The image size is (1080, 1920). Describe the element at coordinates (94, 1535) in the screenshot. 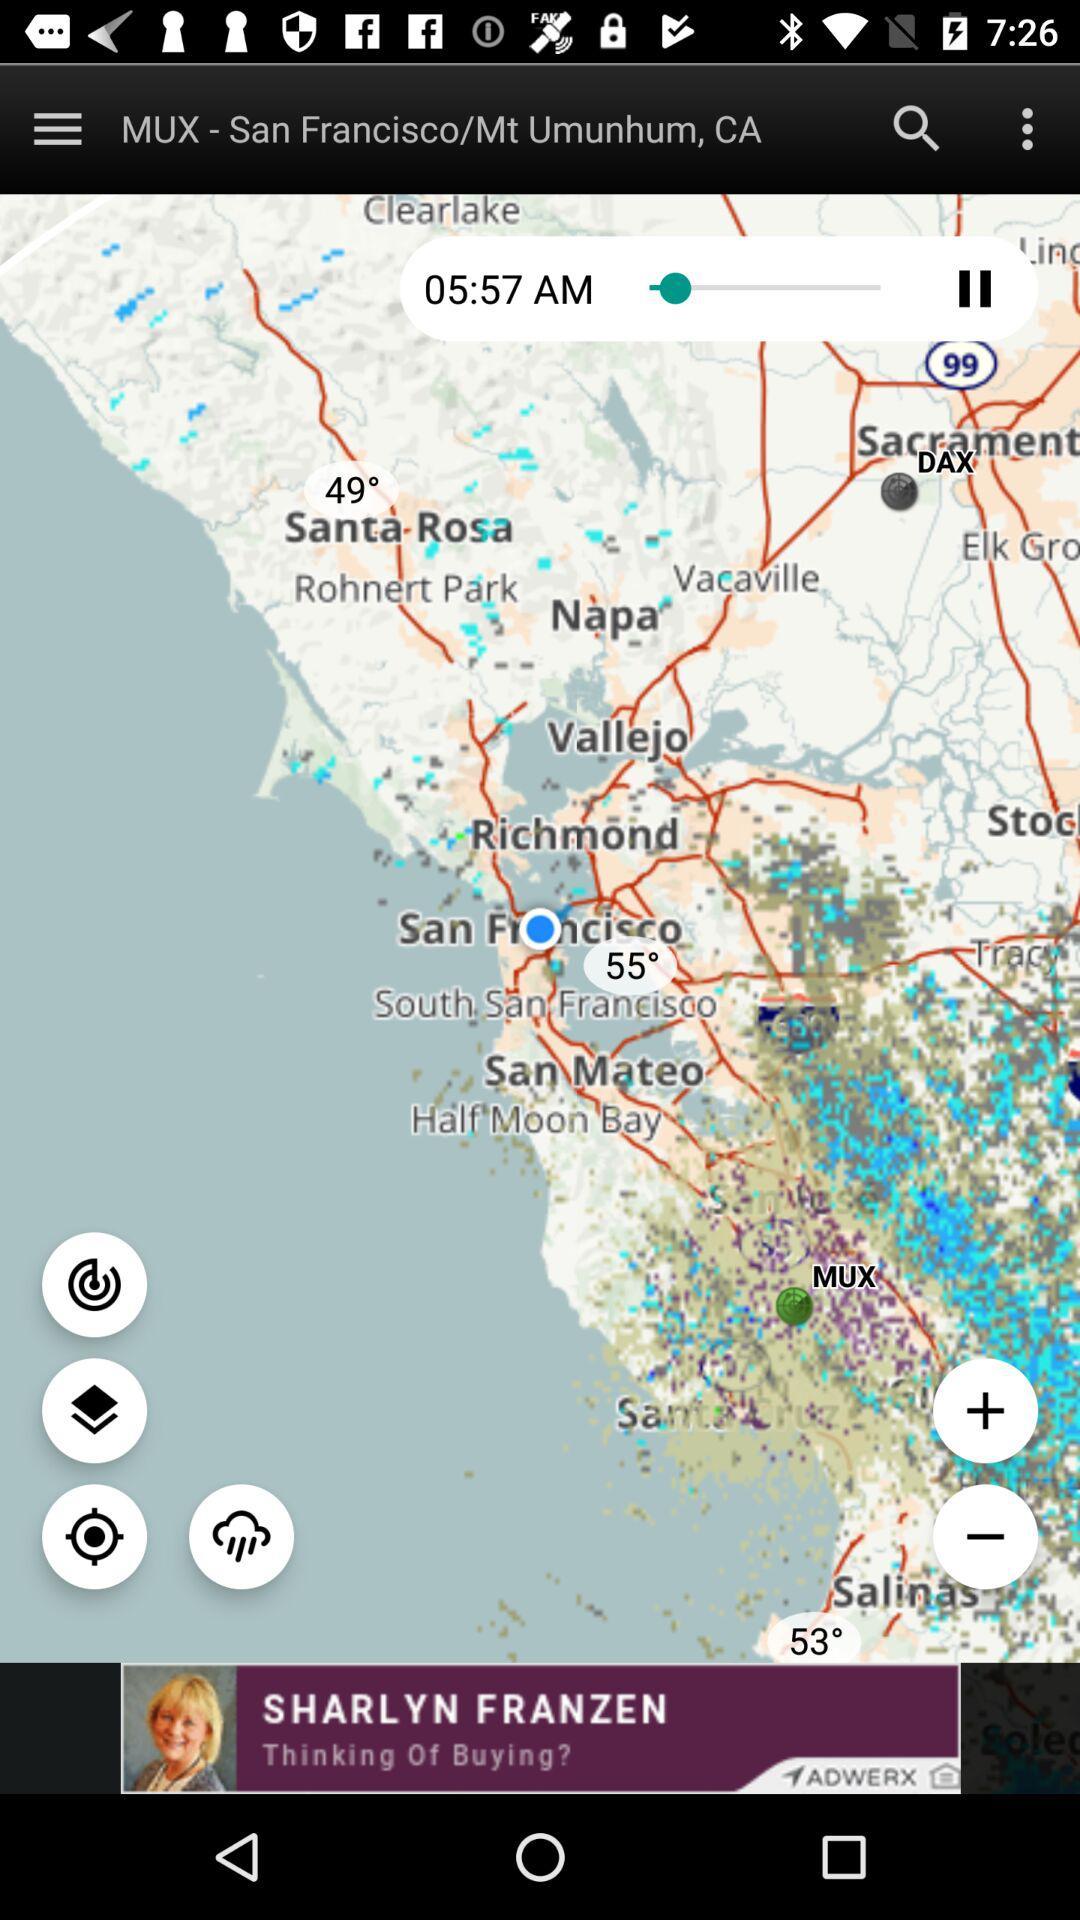

I see `the location_crosshair icon` at that location.